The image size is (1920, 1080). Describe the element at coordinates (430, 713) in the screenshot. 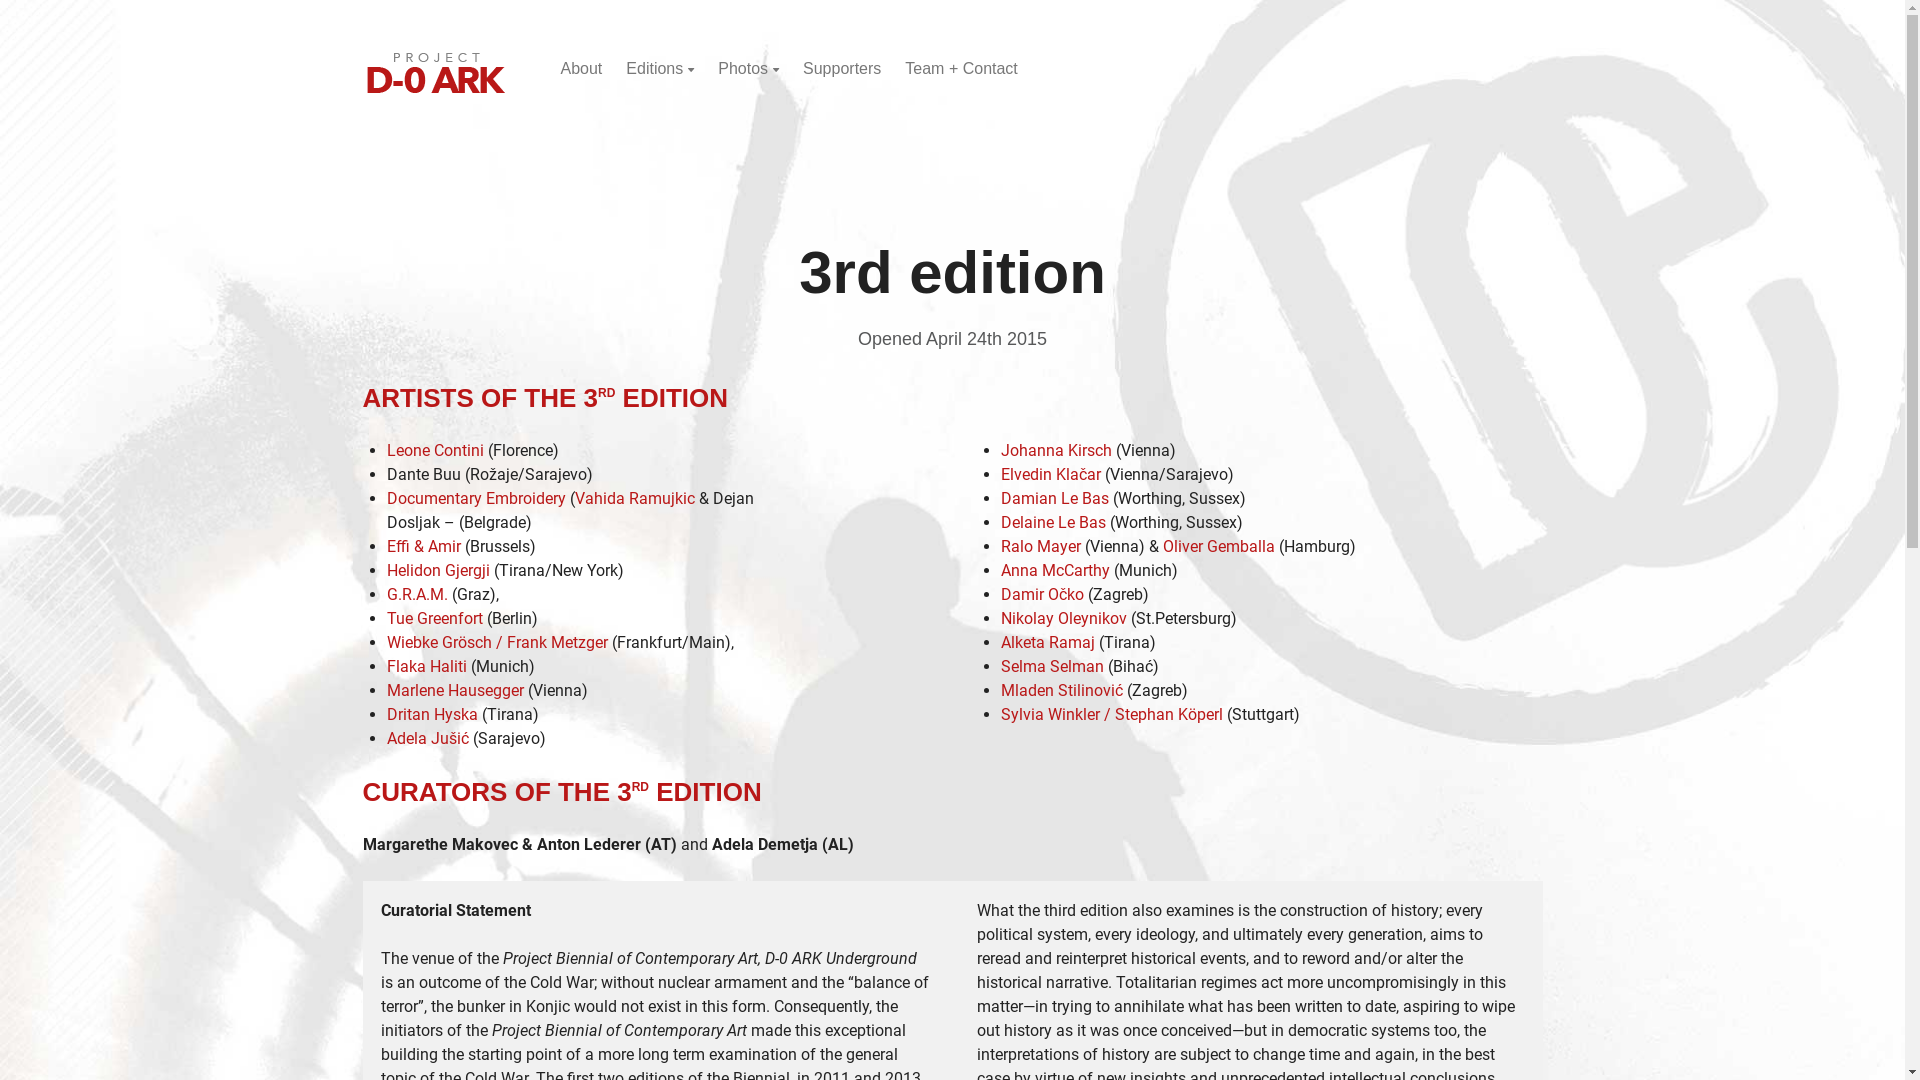

I see `'Dritan Hyska'` at that location.